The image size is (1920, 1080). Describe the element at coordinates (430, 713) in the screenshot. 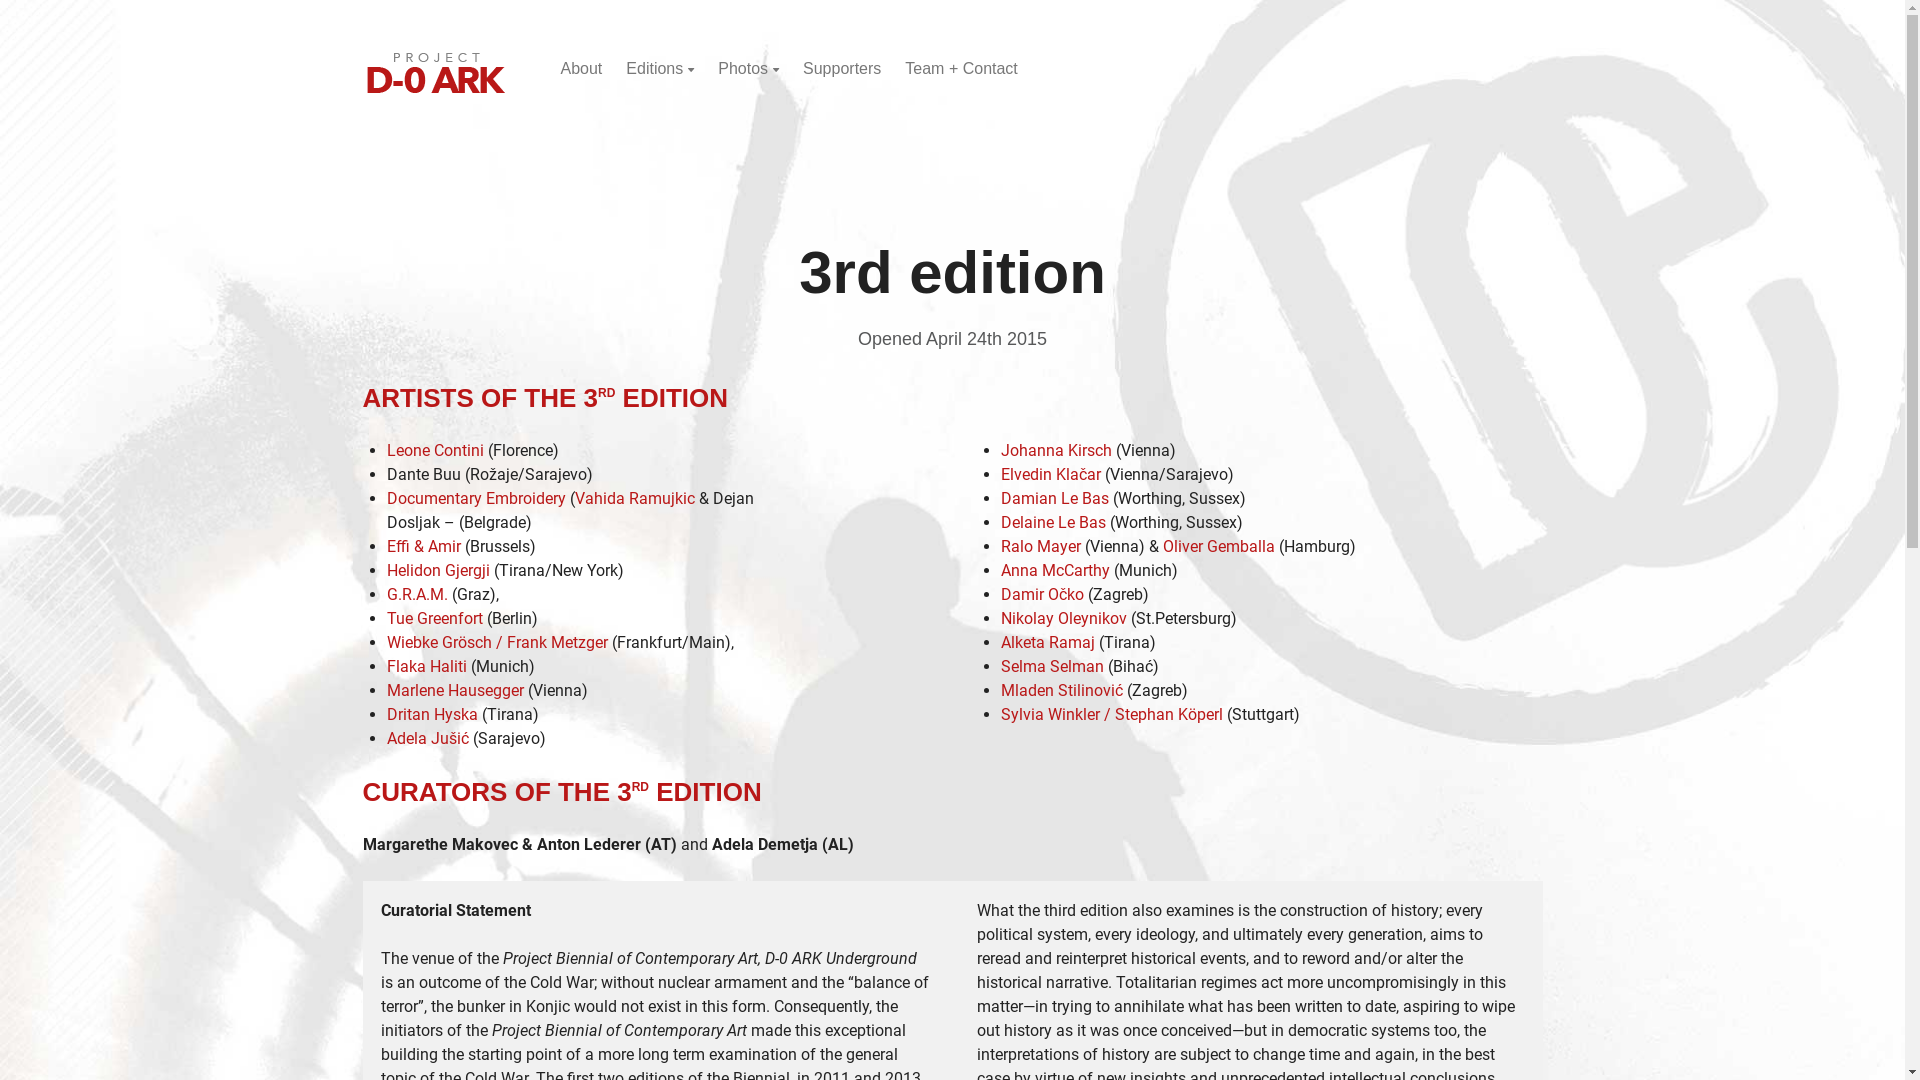

I see `'Dritan Hyska'` at that location.